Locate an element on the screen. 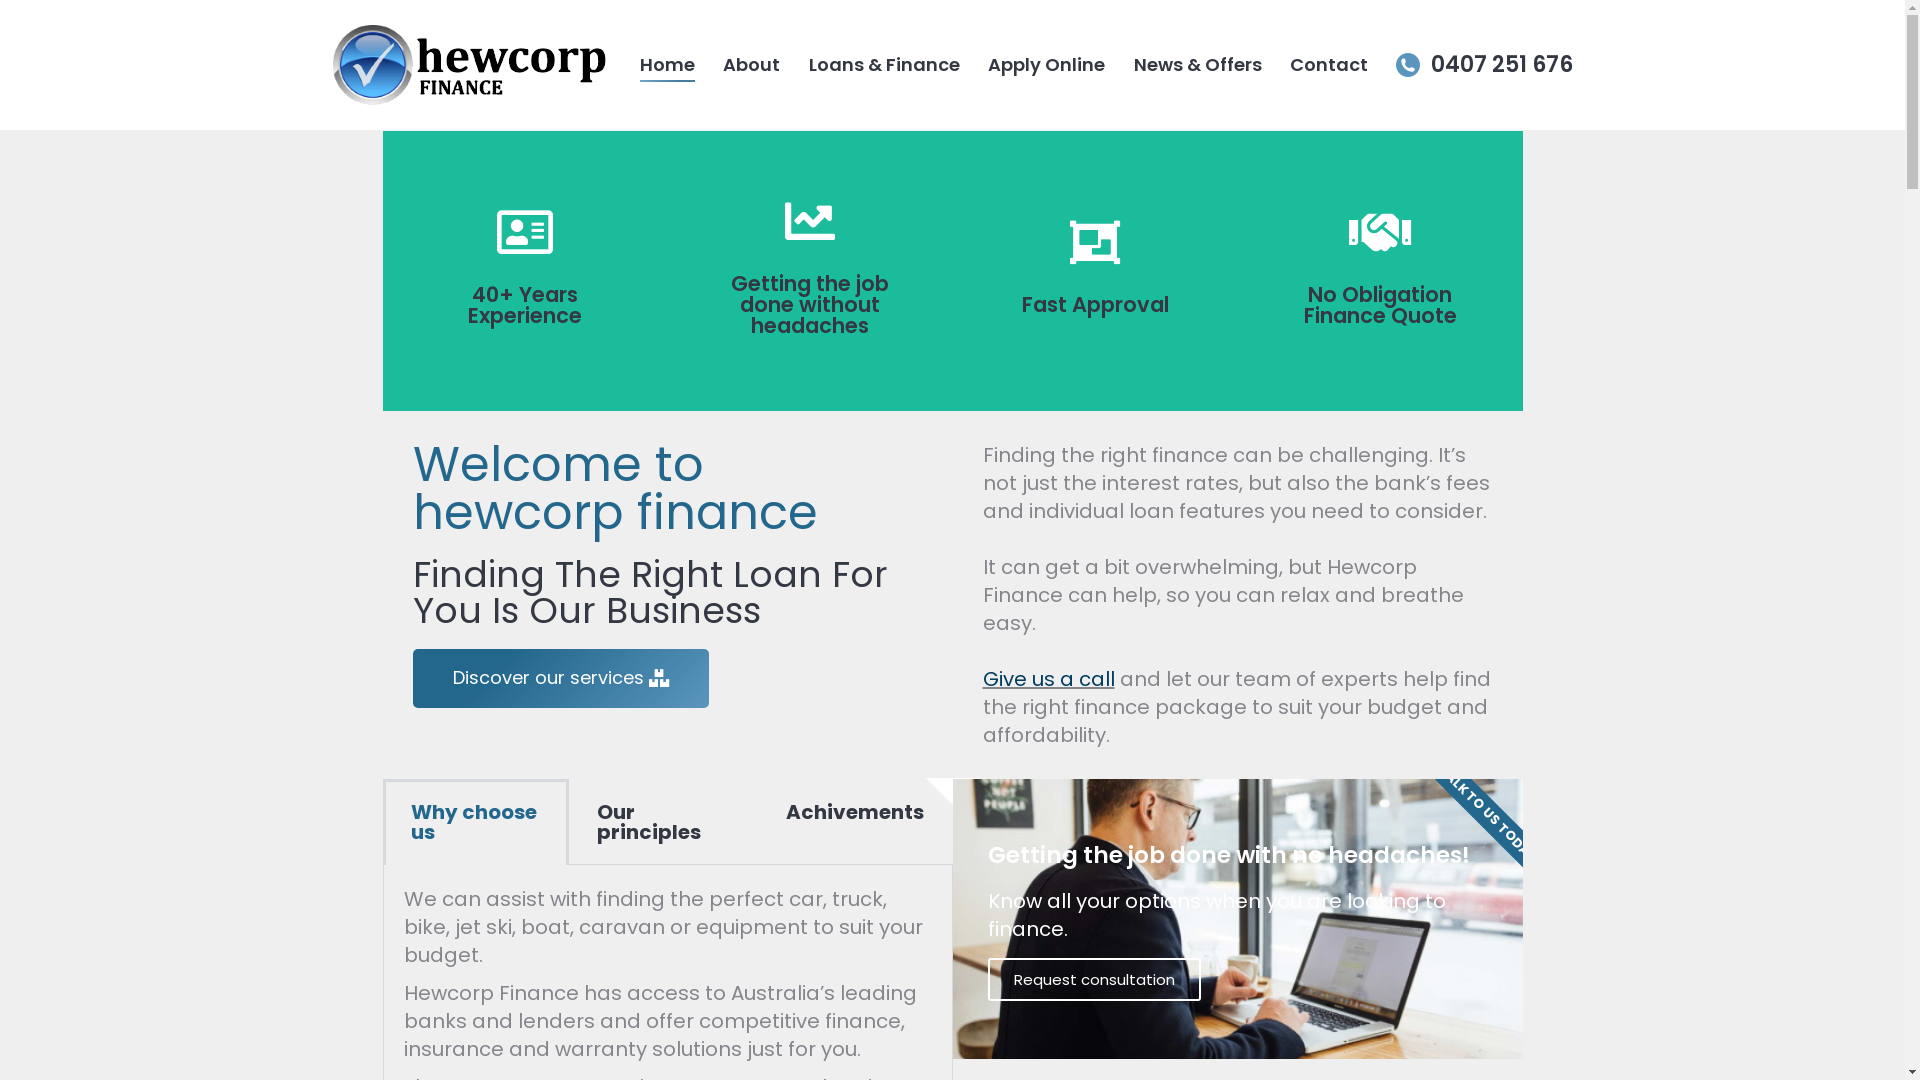 The width and height of the screenshot is (1920, 1080). 'Request consultation' is located at coordinates (1093, 978).